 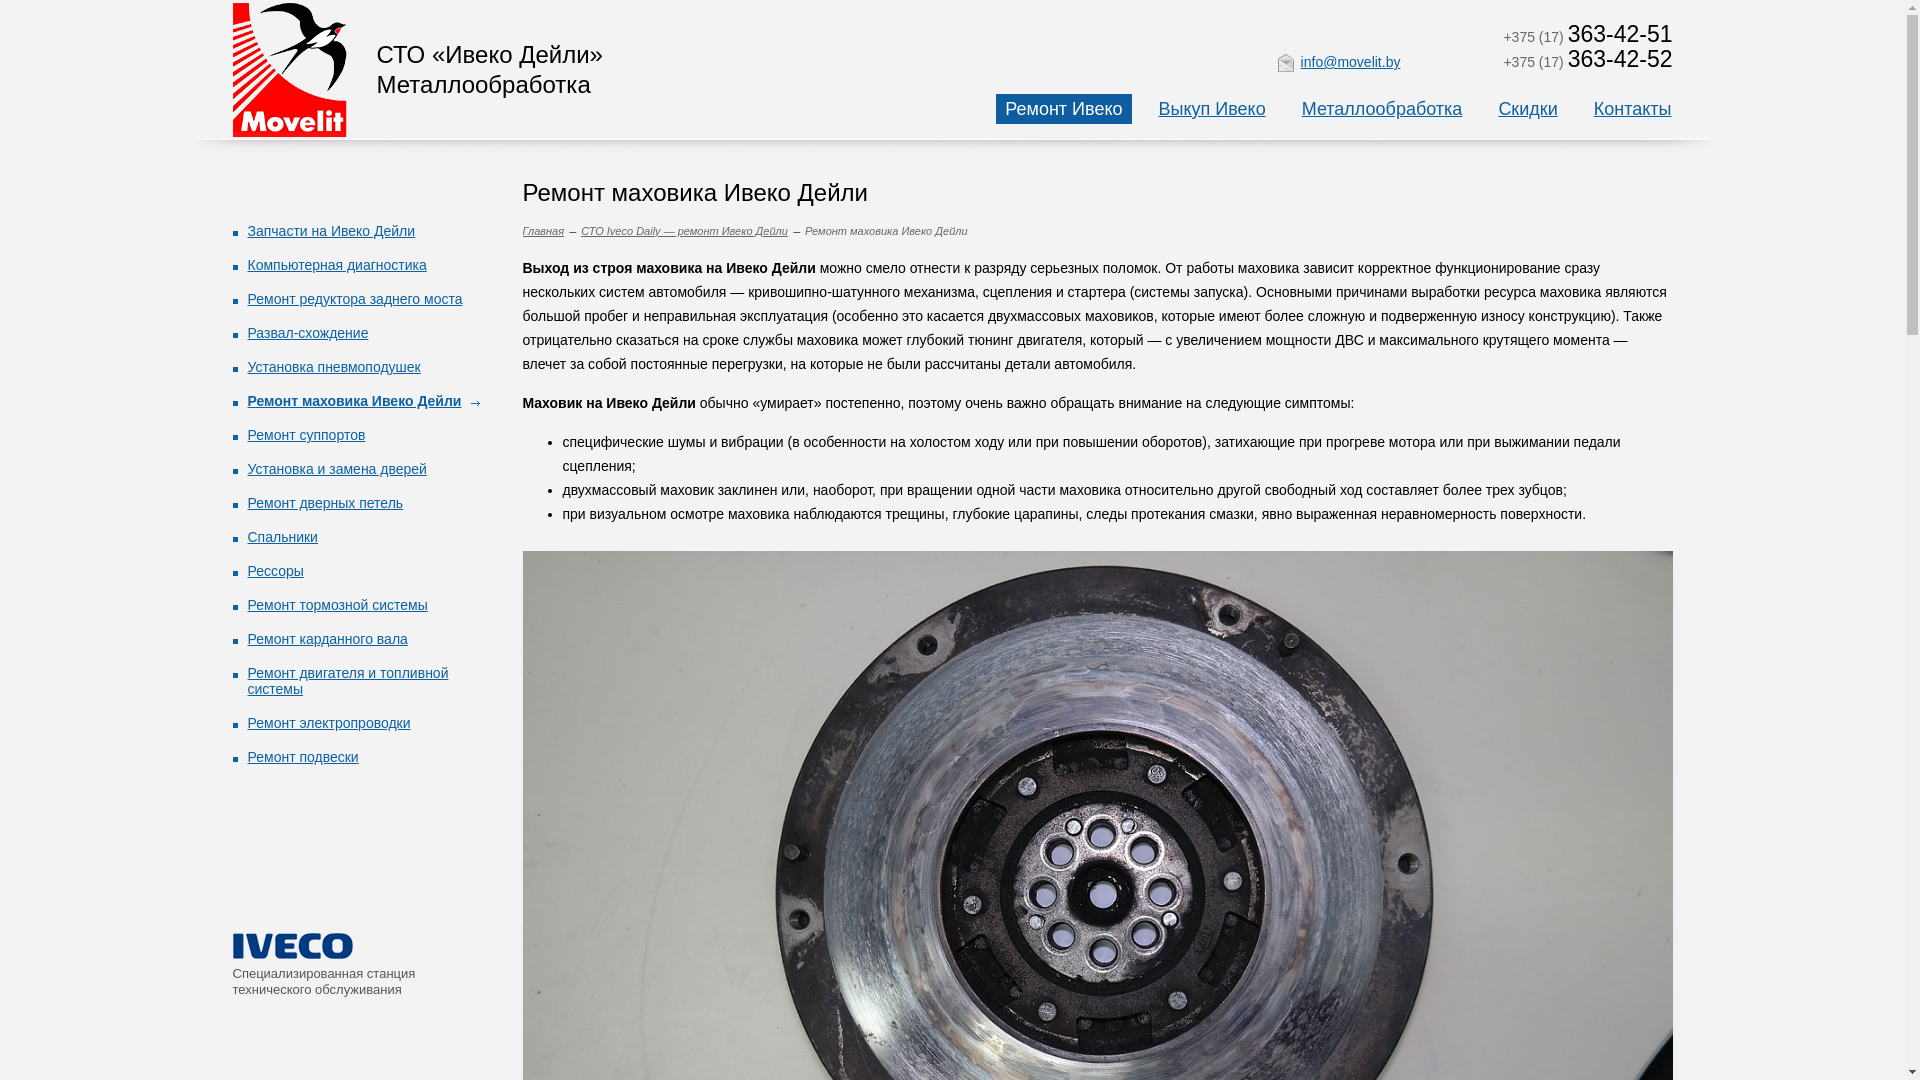 I want to click on '+375 (17) 363-42-52', so click(x=1586, y=60).